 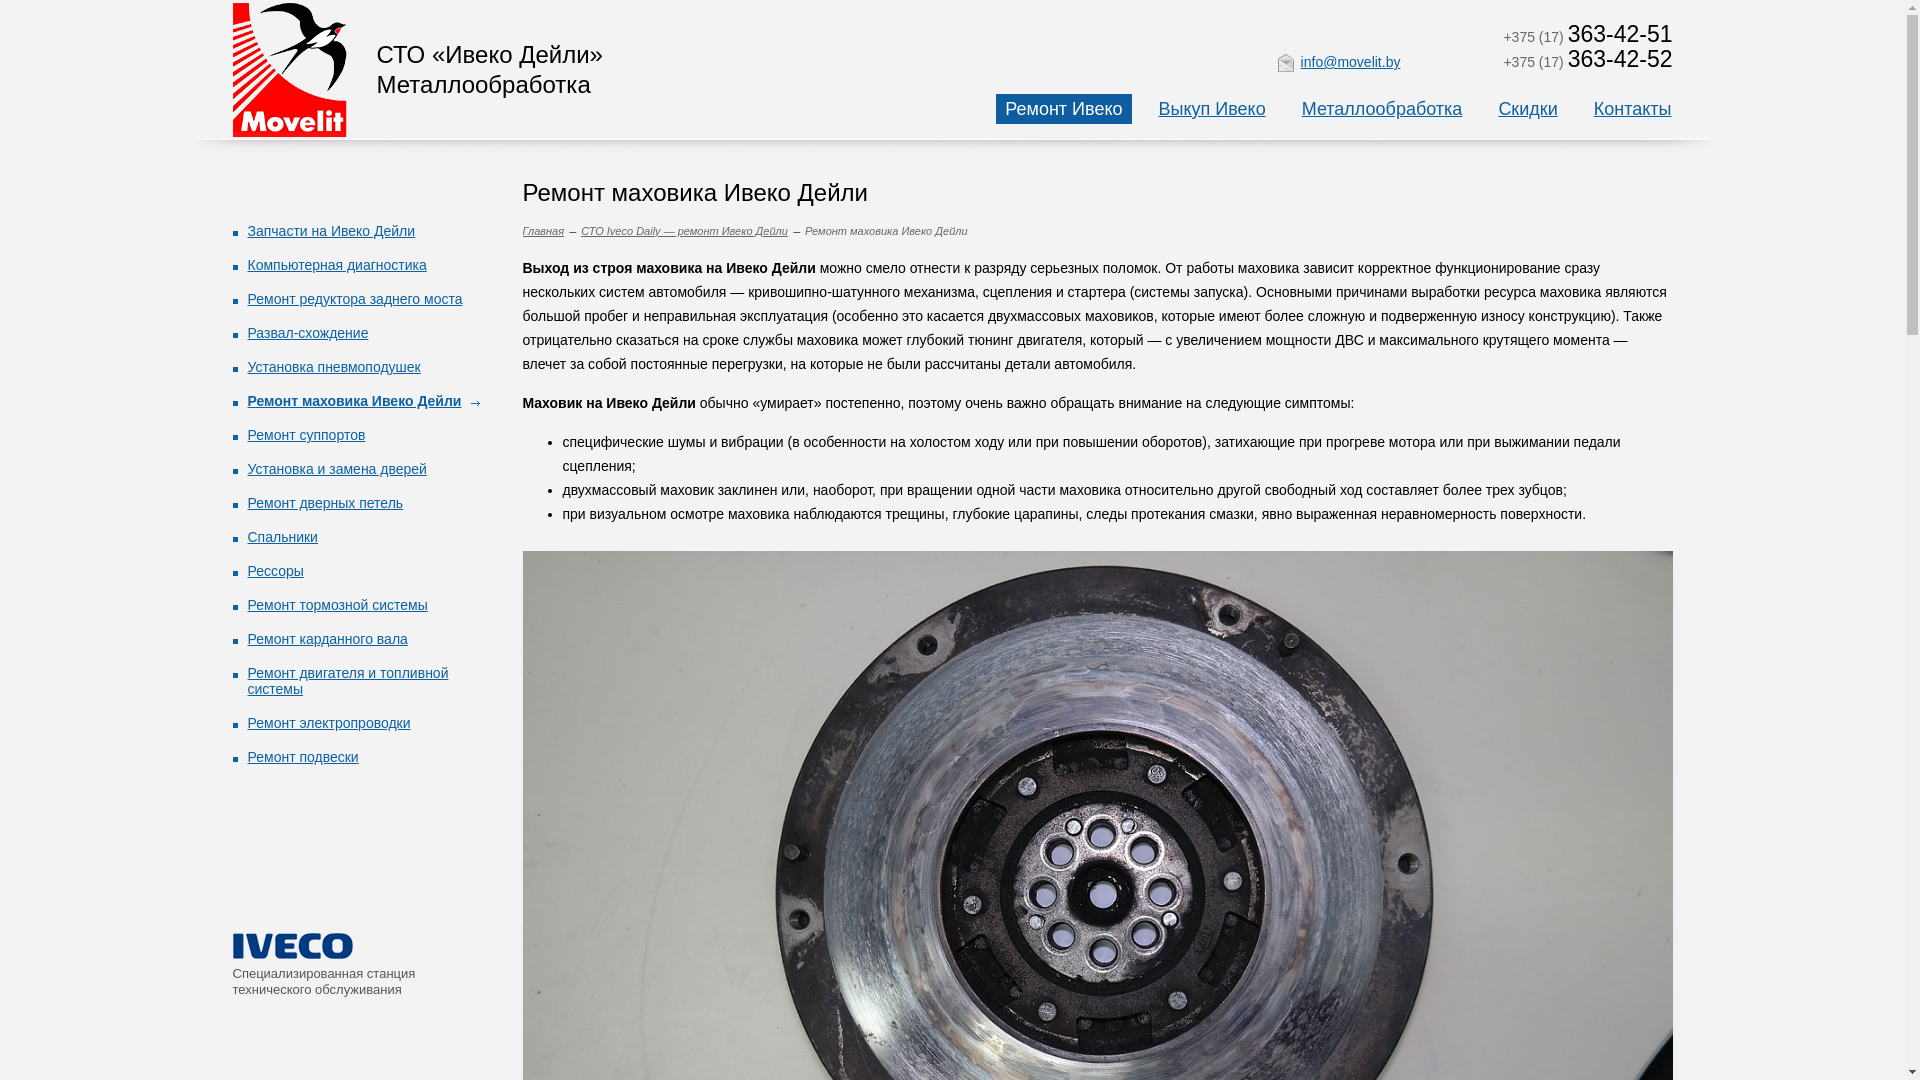 I want to click on '+375 (17) 363-42-52', so click(x=1586, y=60).